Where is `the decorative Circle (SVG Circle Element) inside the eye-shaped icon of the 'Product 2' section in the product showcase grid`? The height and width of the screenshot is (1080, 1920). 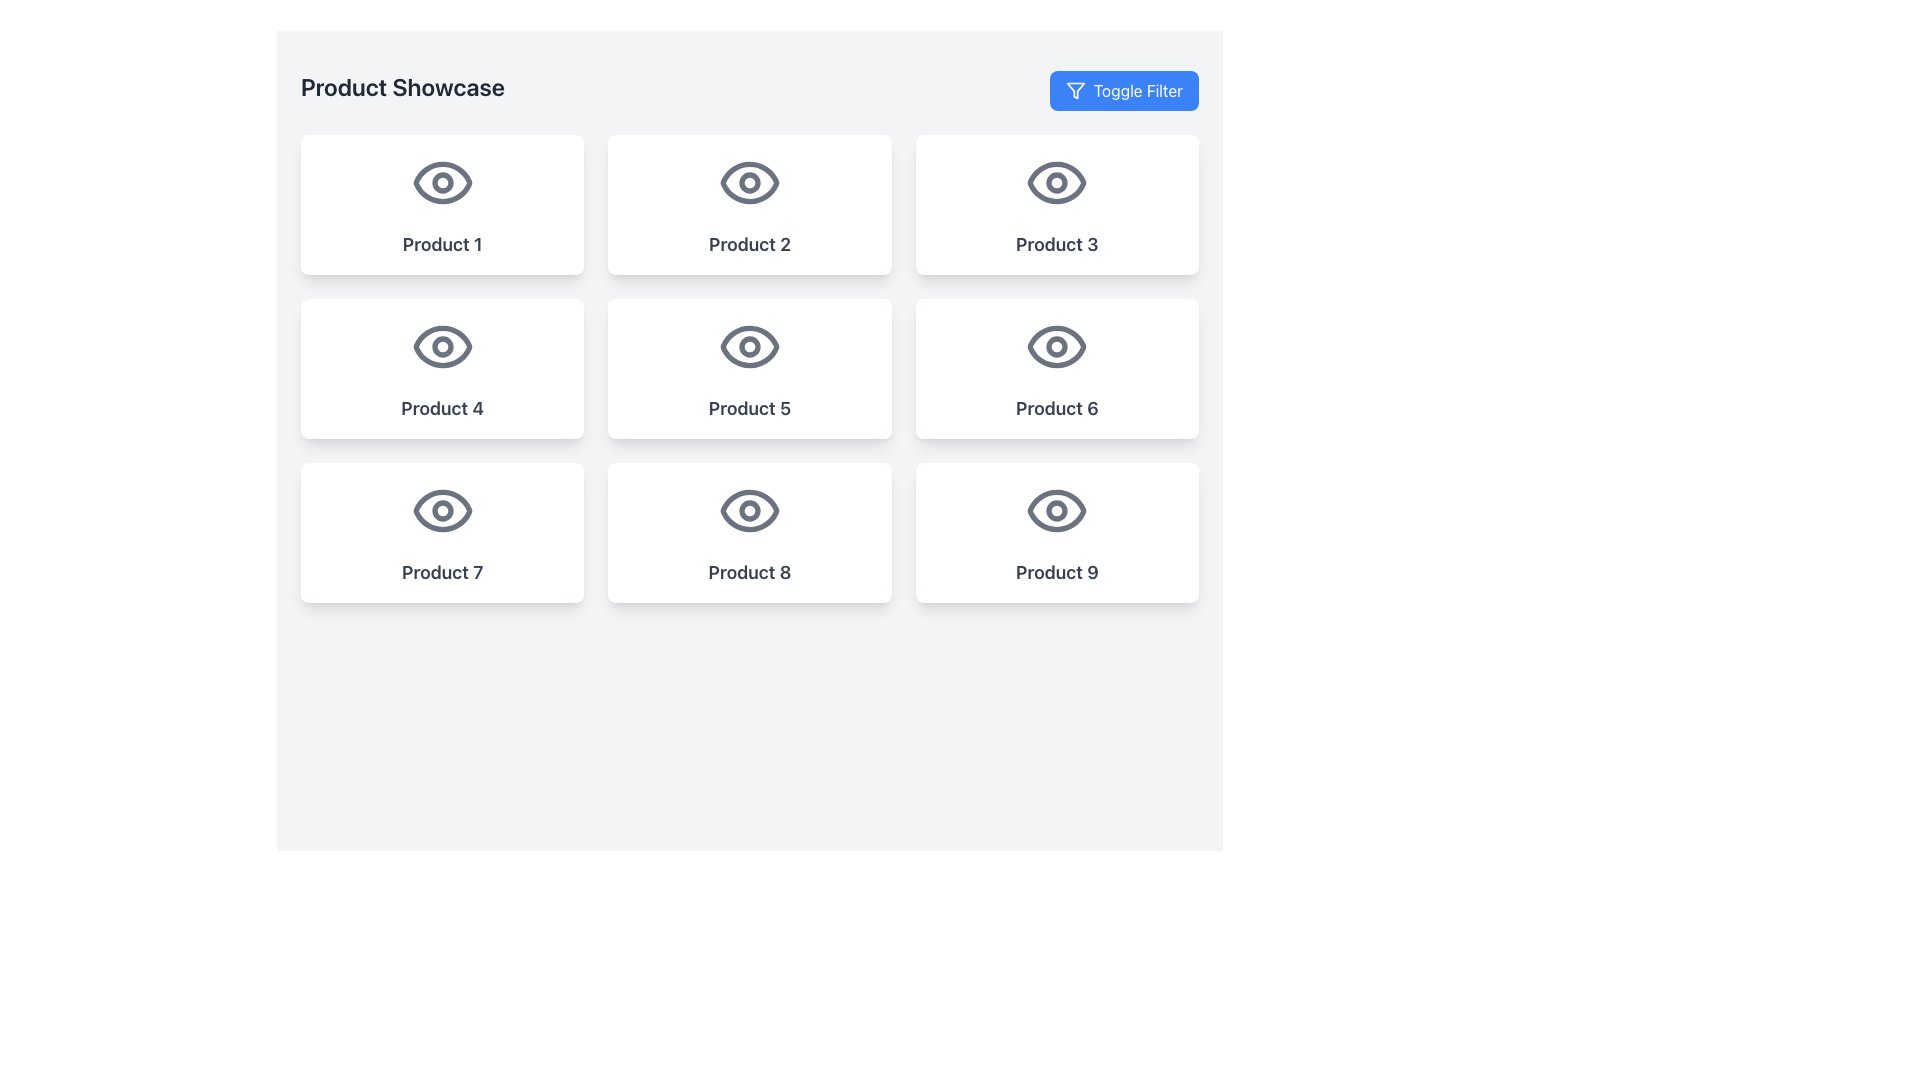
the decorative Circle (SVG Circle Element) inside the eye-shaped icon of the 'Product 2' section in the product showcase grid is located at coordinates (748, 182).